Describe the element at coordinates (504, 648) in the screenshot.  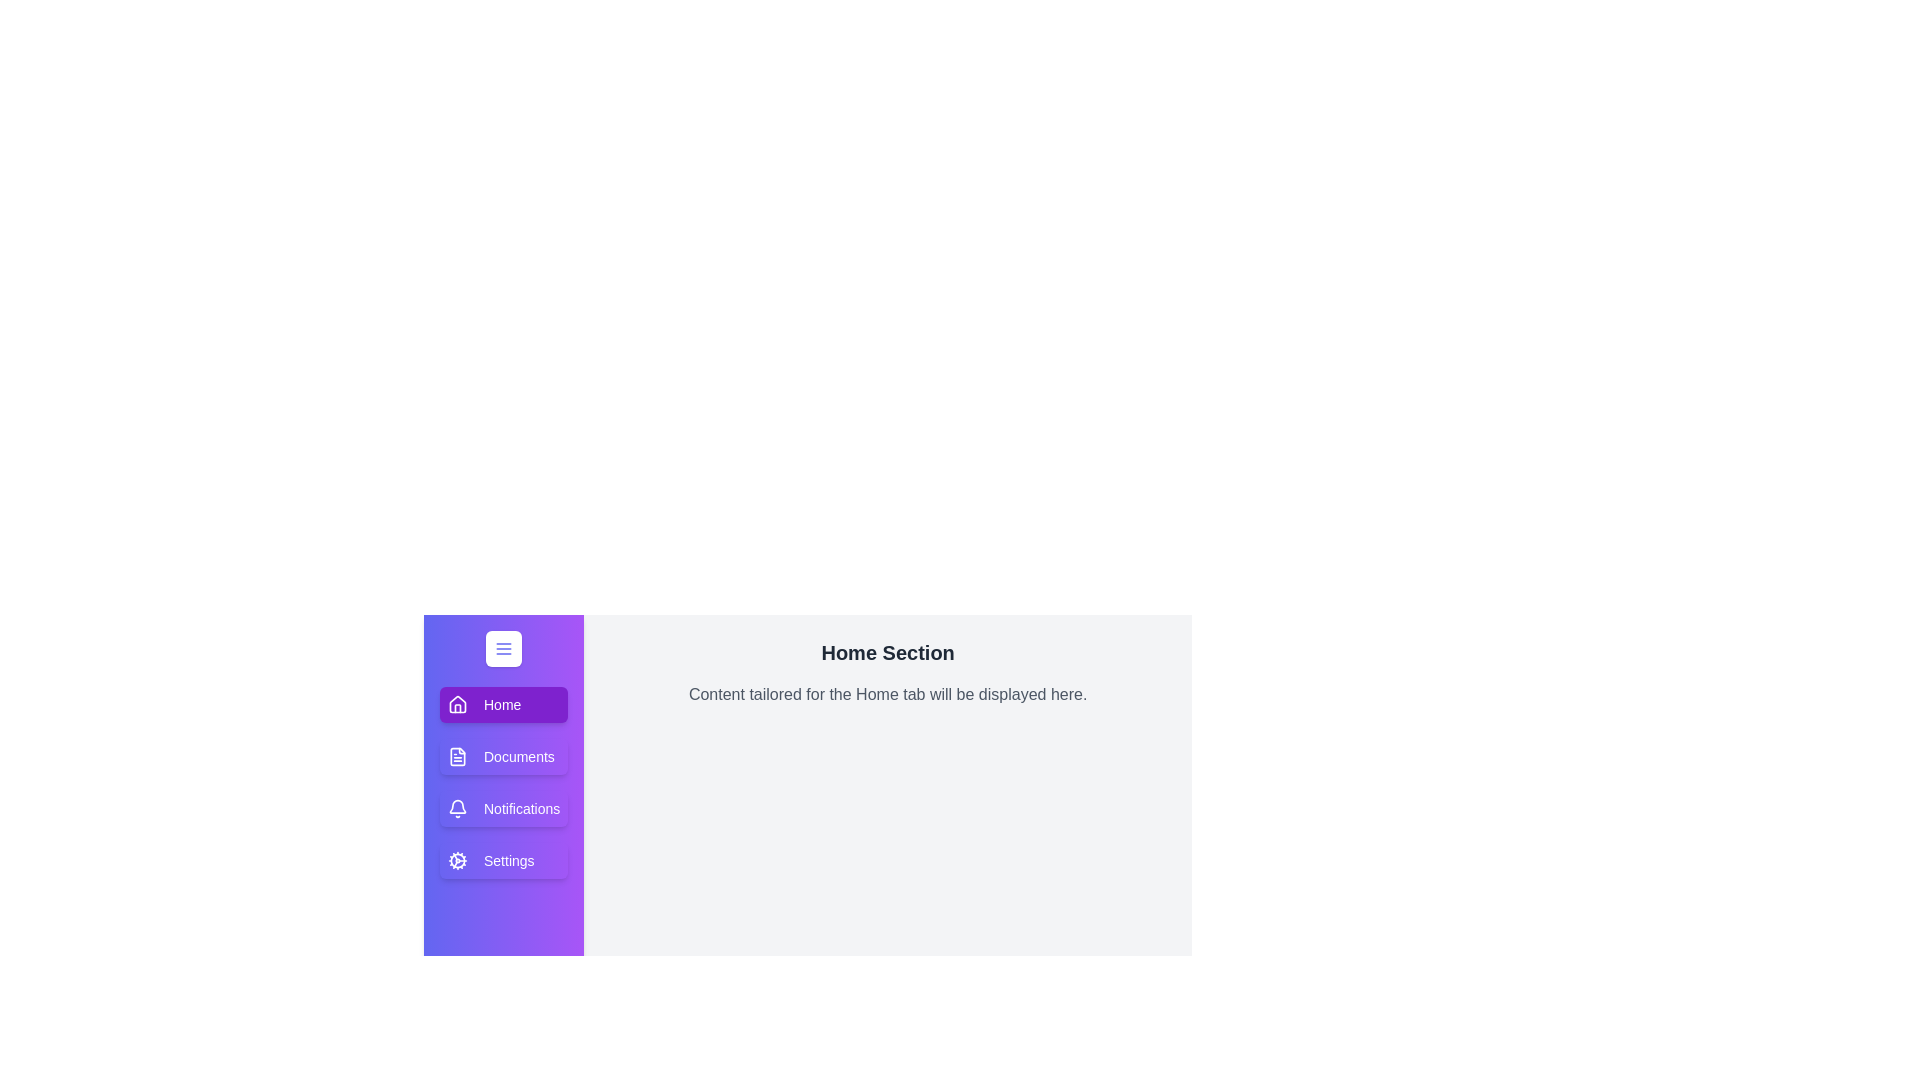
I see `toggle button to change the drawer's state` at that location.